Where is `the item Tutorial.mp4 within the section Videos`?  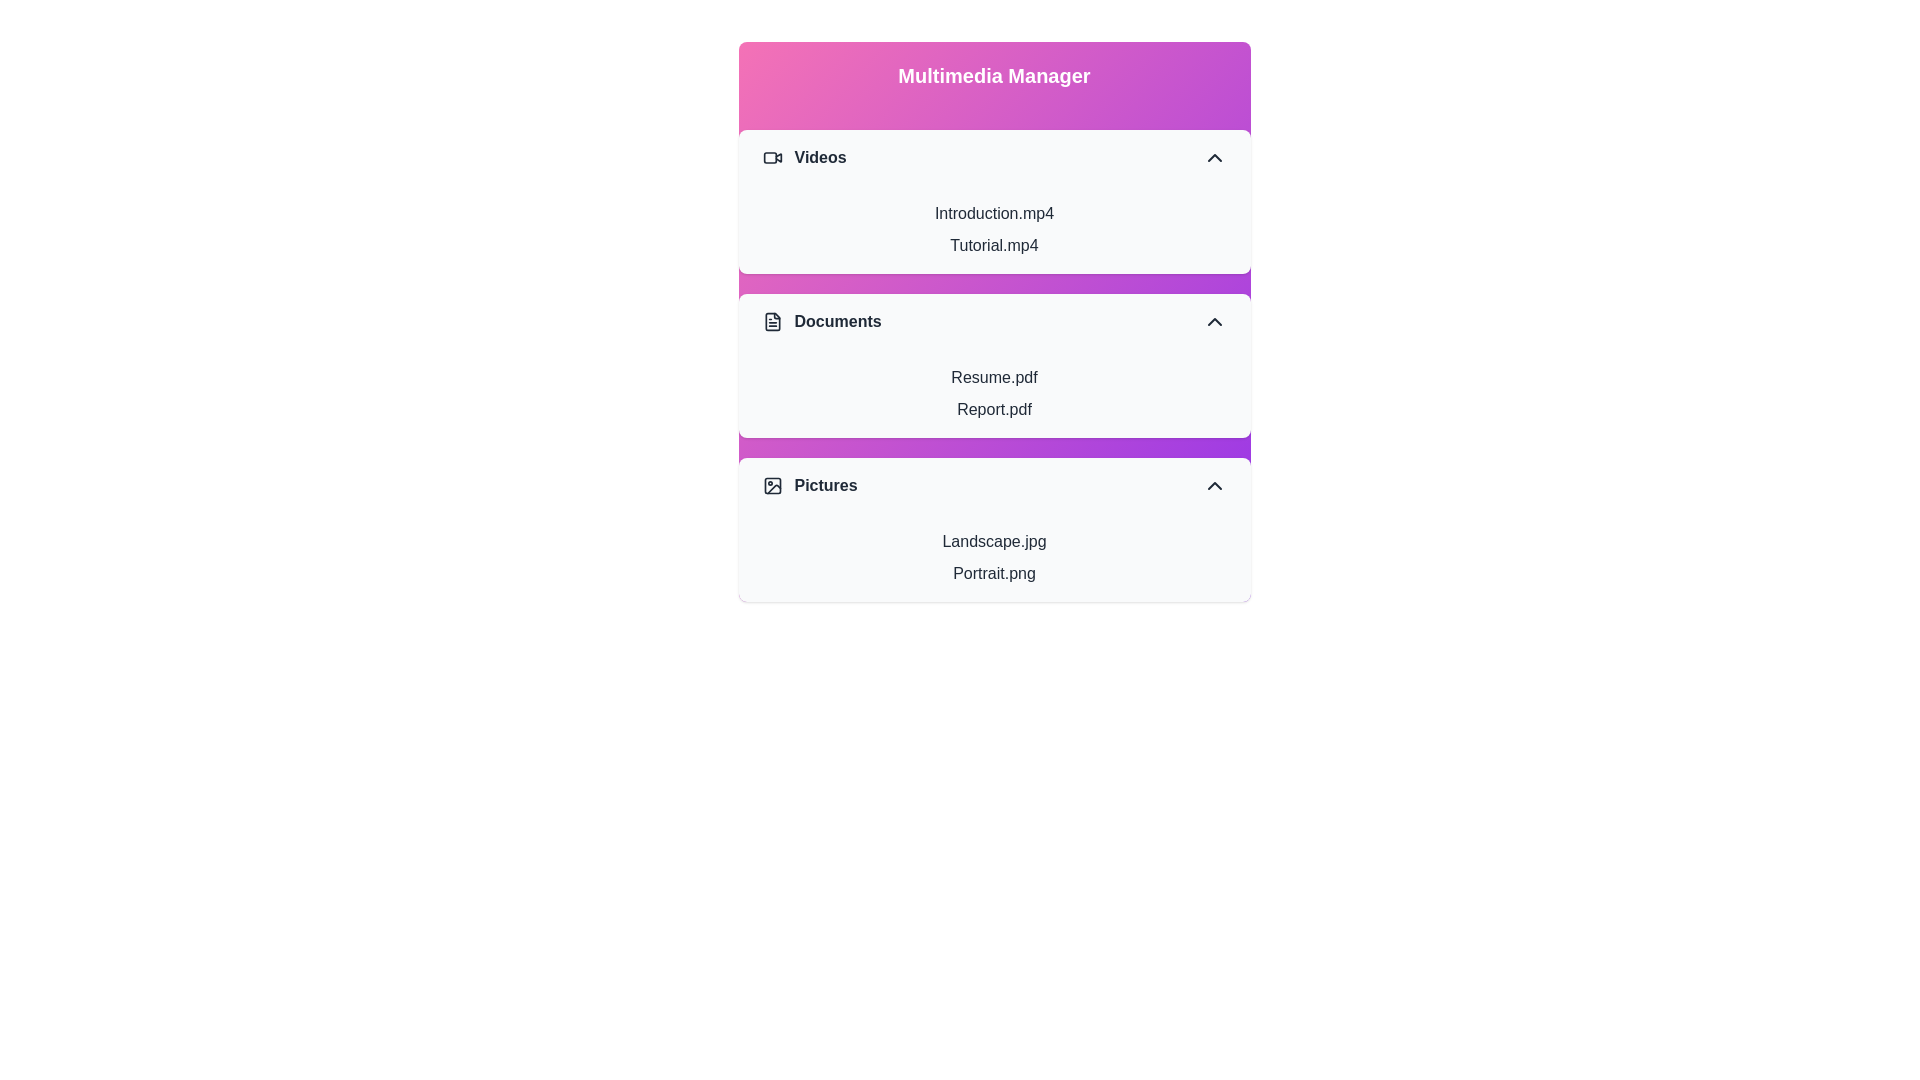
the item Tutorial.mp4 within the section Videos is located at coordinates (994, 245).